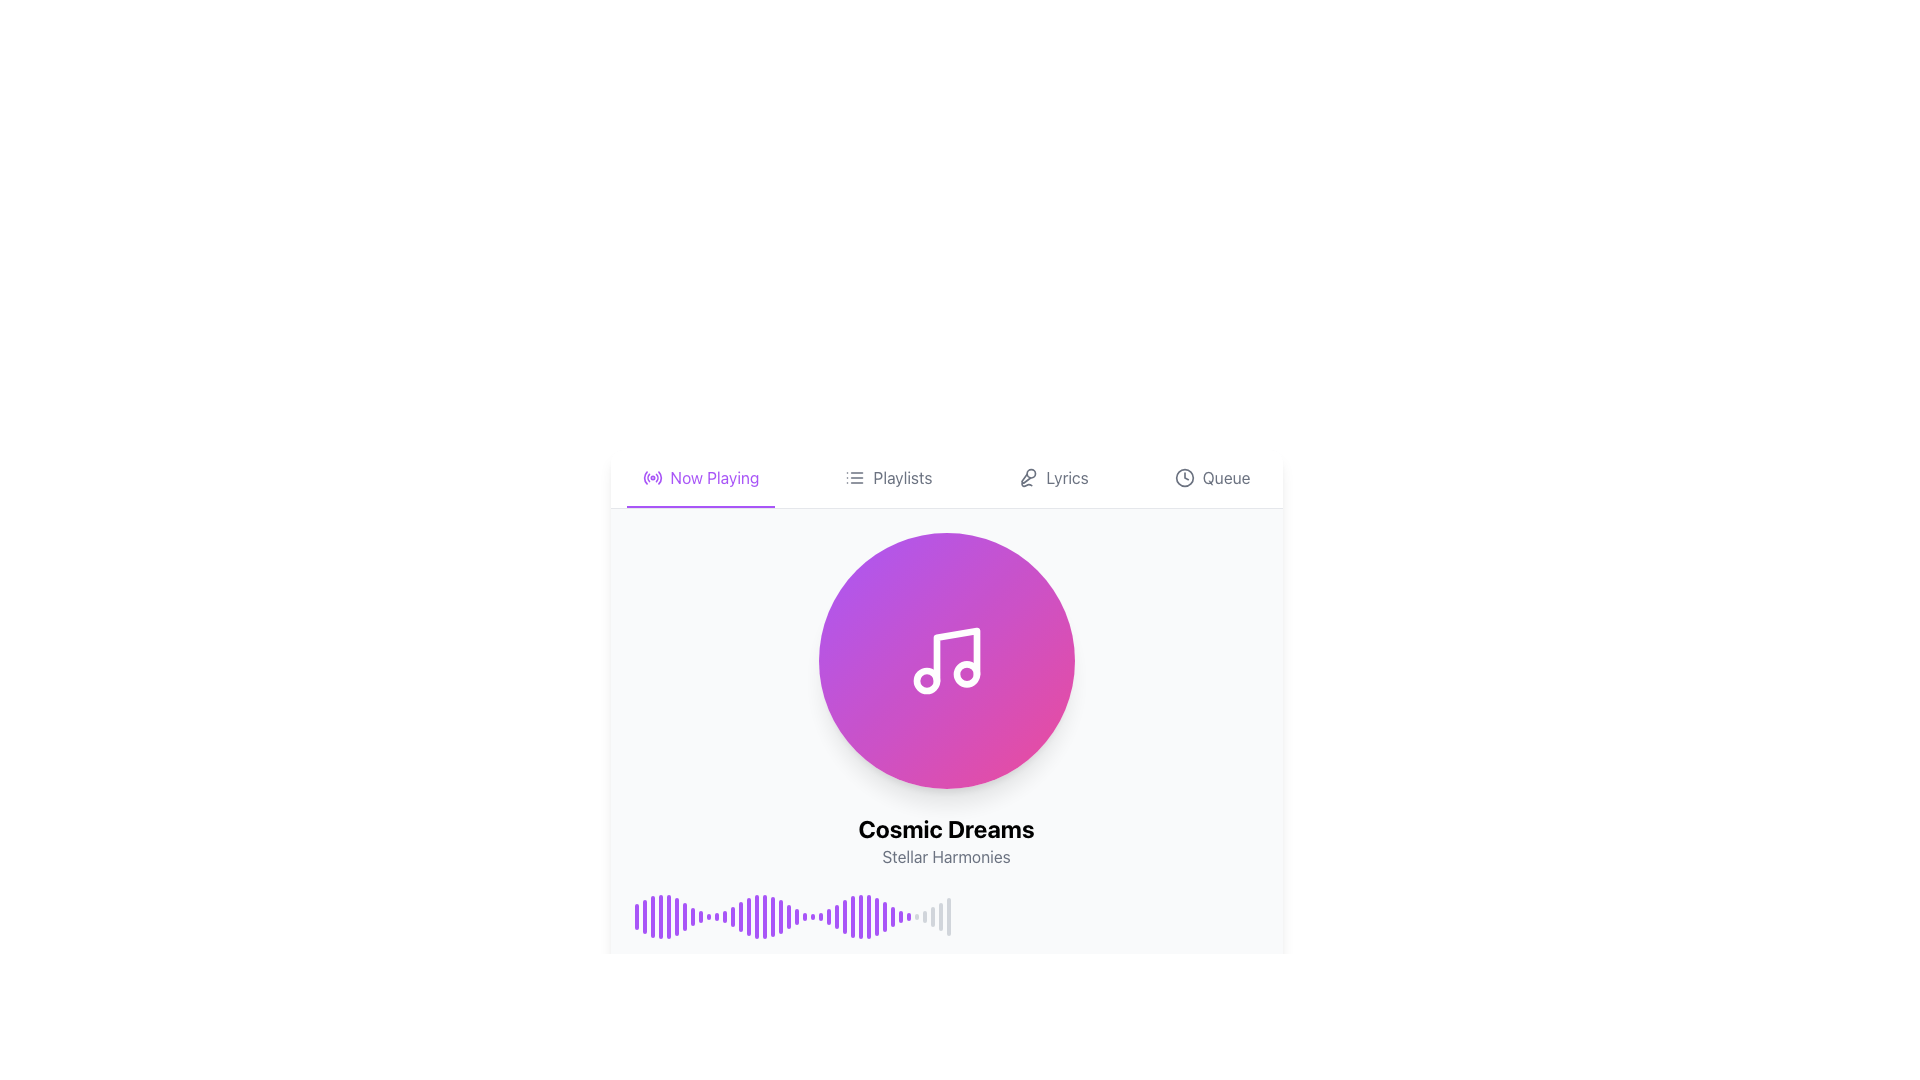 The image size is (1920, 1080). What do you see at coordinates (925, 680) in the screenshot?
I see `the leftmost small circle graphic in the SVG that is part of the music-related interface, positioned slightly to the left and below the main note graphic` at bounding box center [925, 680].